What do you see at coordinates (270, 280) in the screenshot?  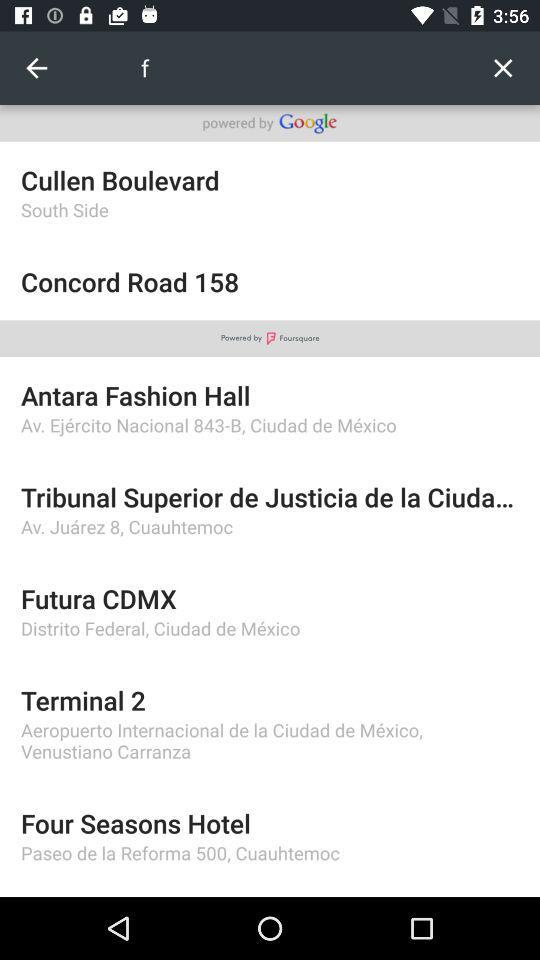 I see `the icon below the south side item` at bounding box center [270, 280].